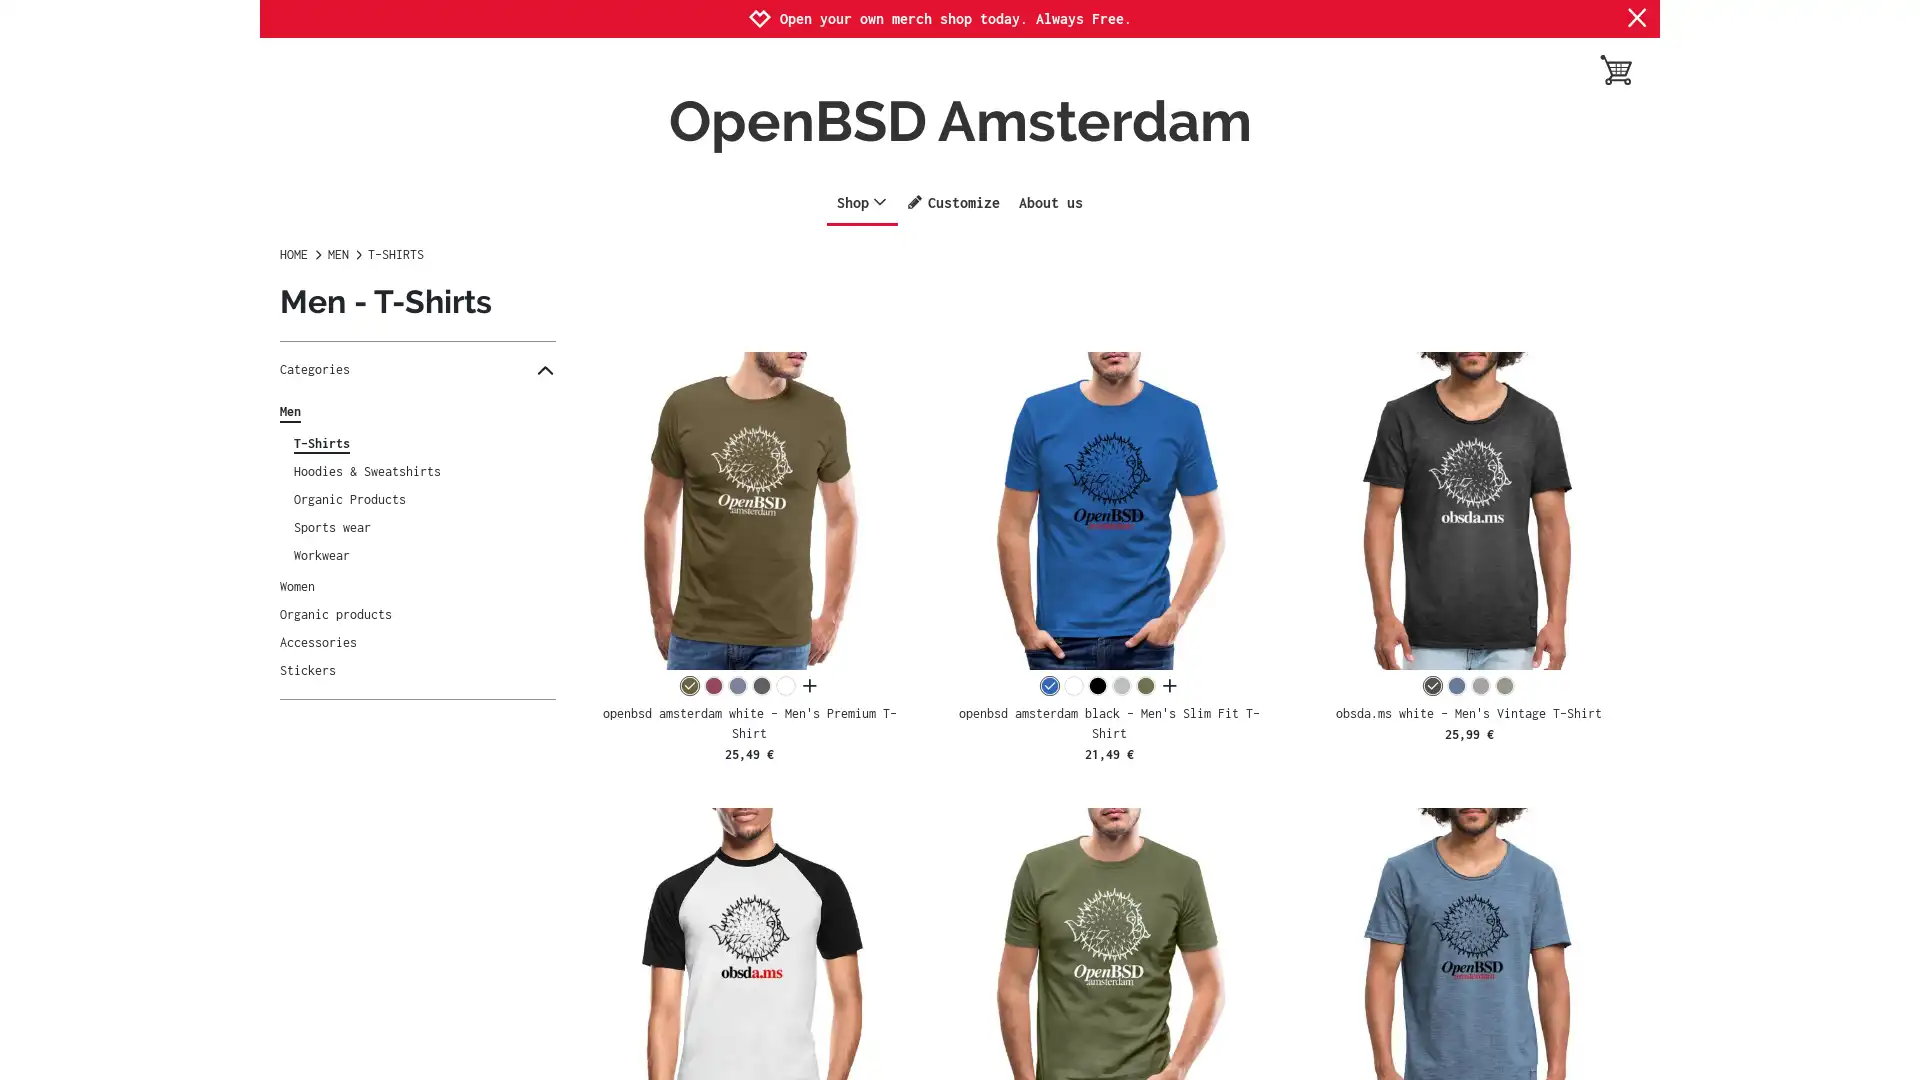 The height and width of the screenshot is (1080, 1920). What do you see at coordinates (1048, 685) in the screenshot?
I see `royal blue` at bounding box center [1048, 685].